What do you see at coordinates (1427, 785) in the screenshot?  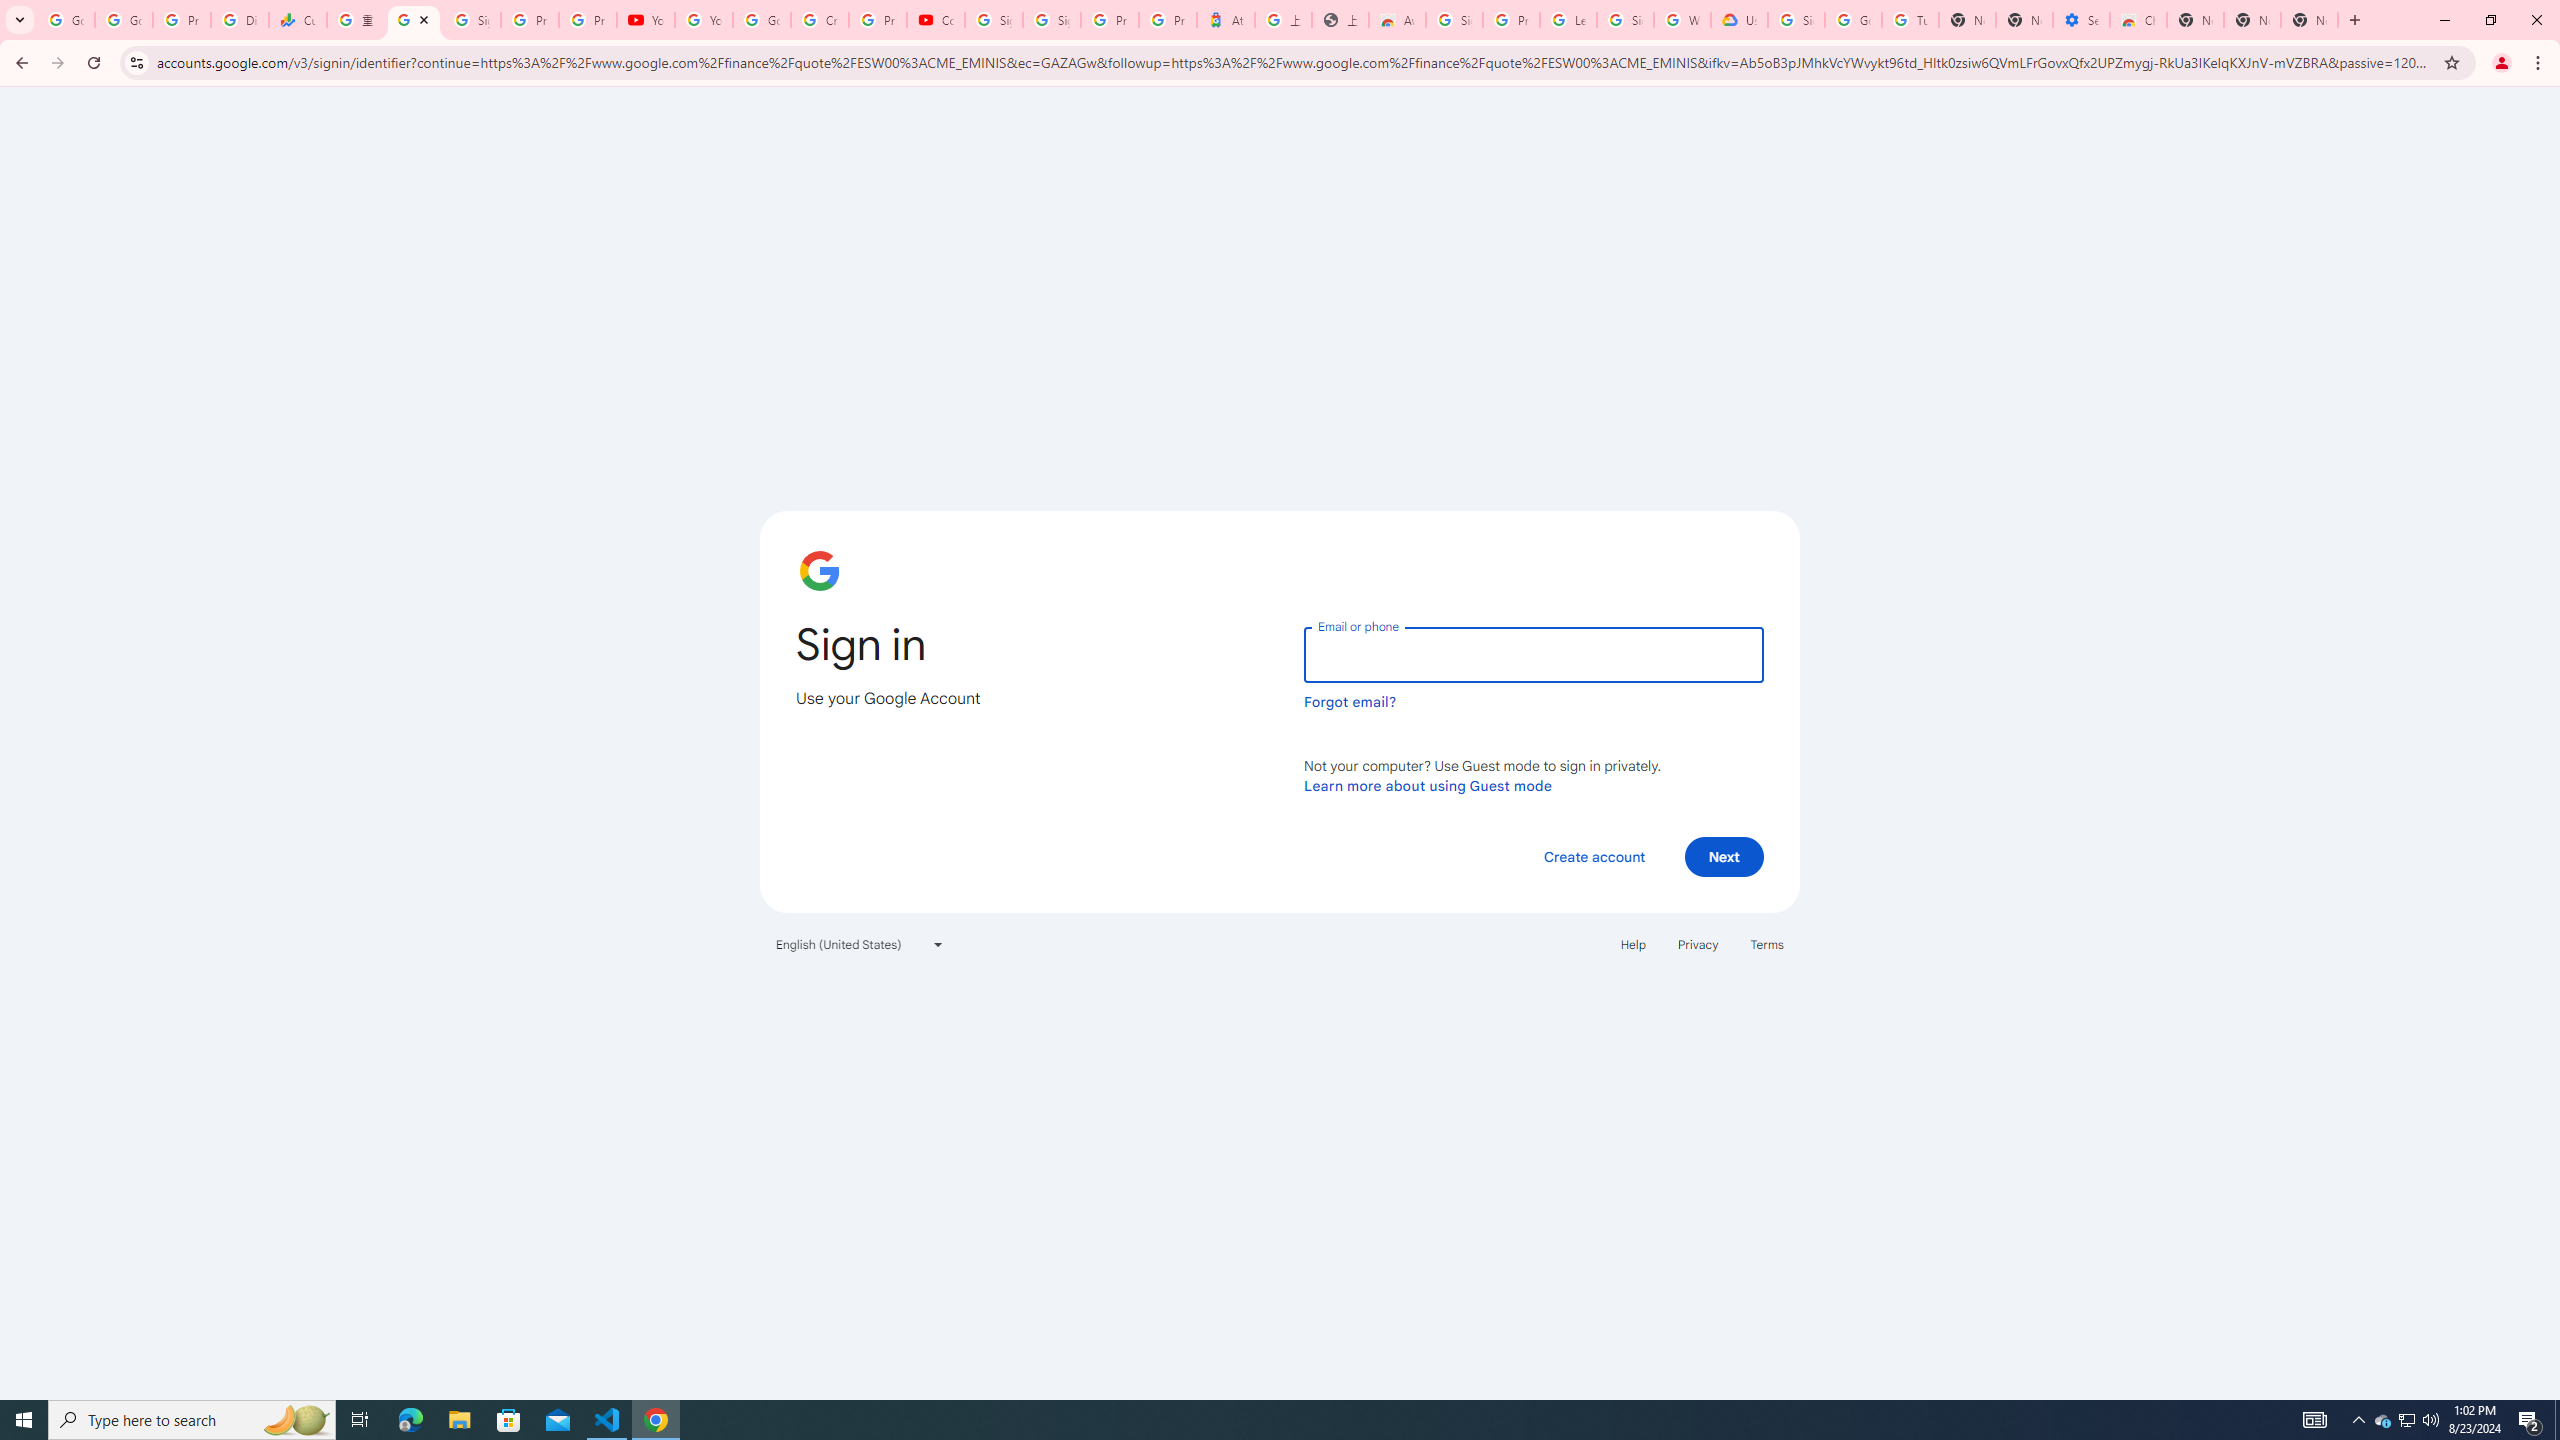 I see `'Learn more about using Guest mode'` at bounding box center [1427, 785].